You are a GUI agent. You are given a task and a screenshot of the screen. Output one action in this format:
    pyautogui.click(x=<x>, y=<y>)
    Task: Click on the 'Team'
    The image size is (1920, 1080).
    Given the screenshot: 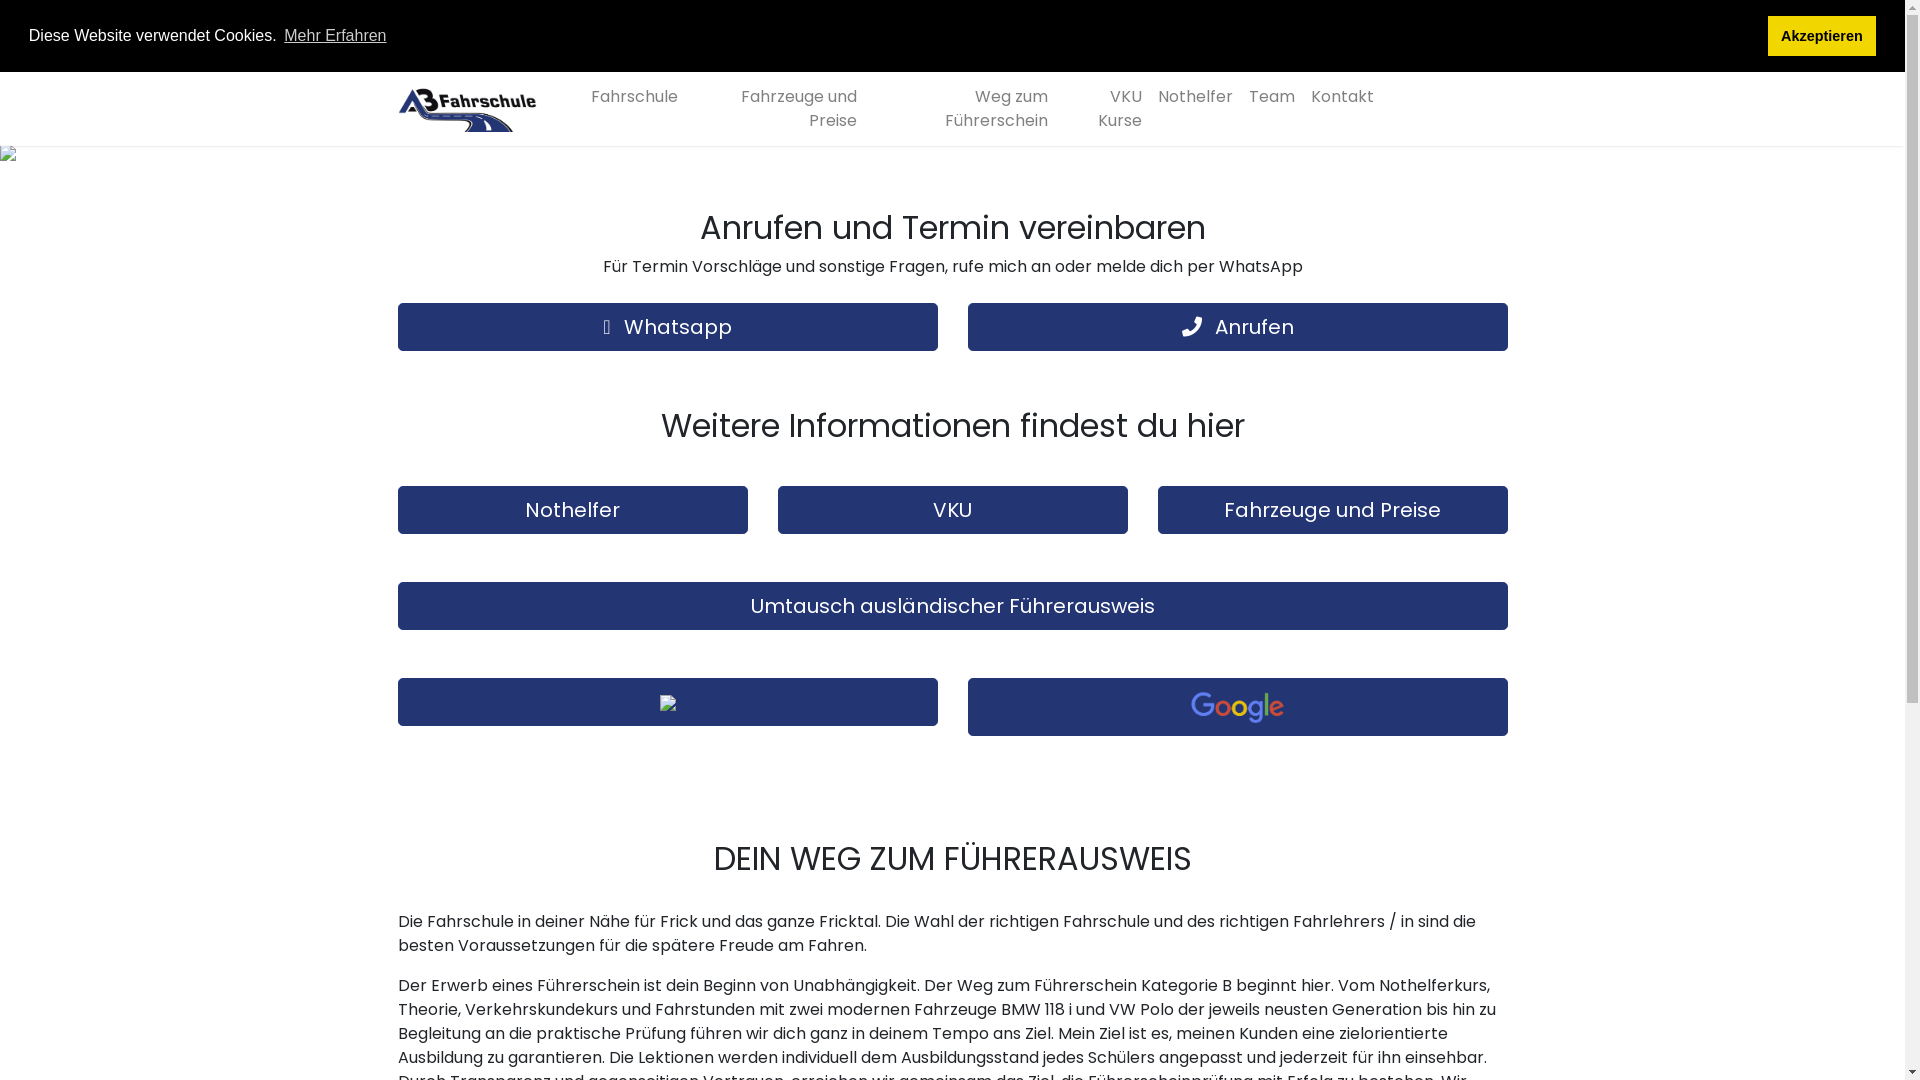 What is the action you would take?
    pyautogui.click(x=1270, y=96)
    